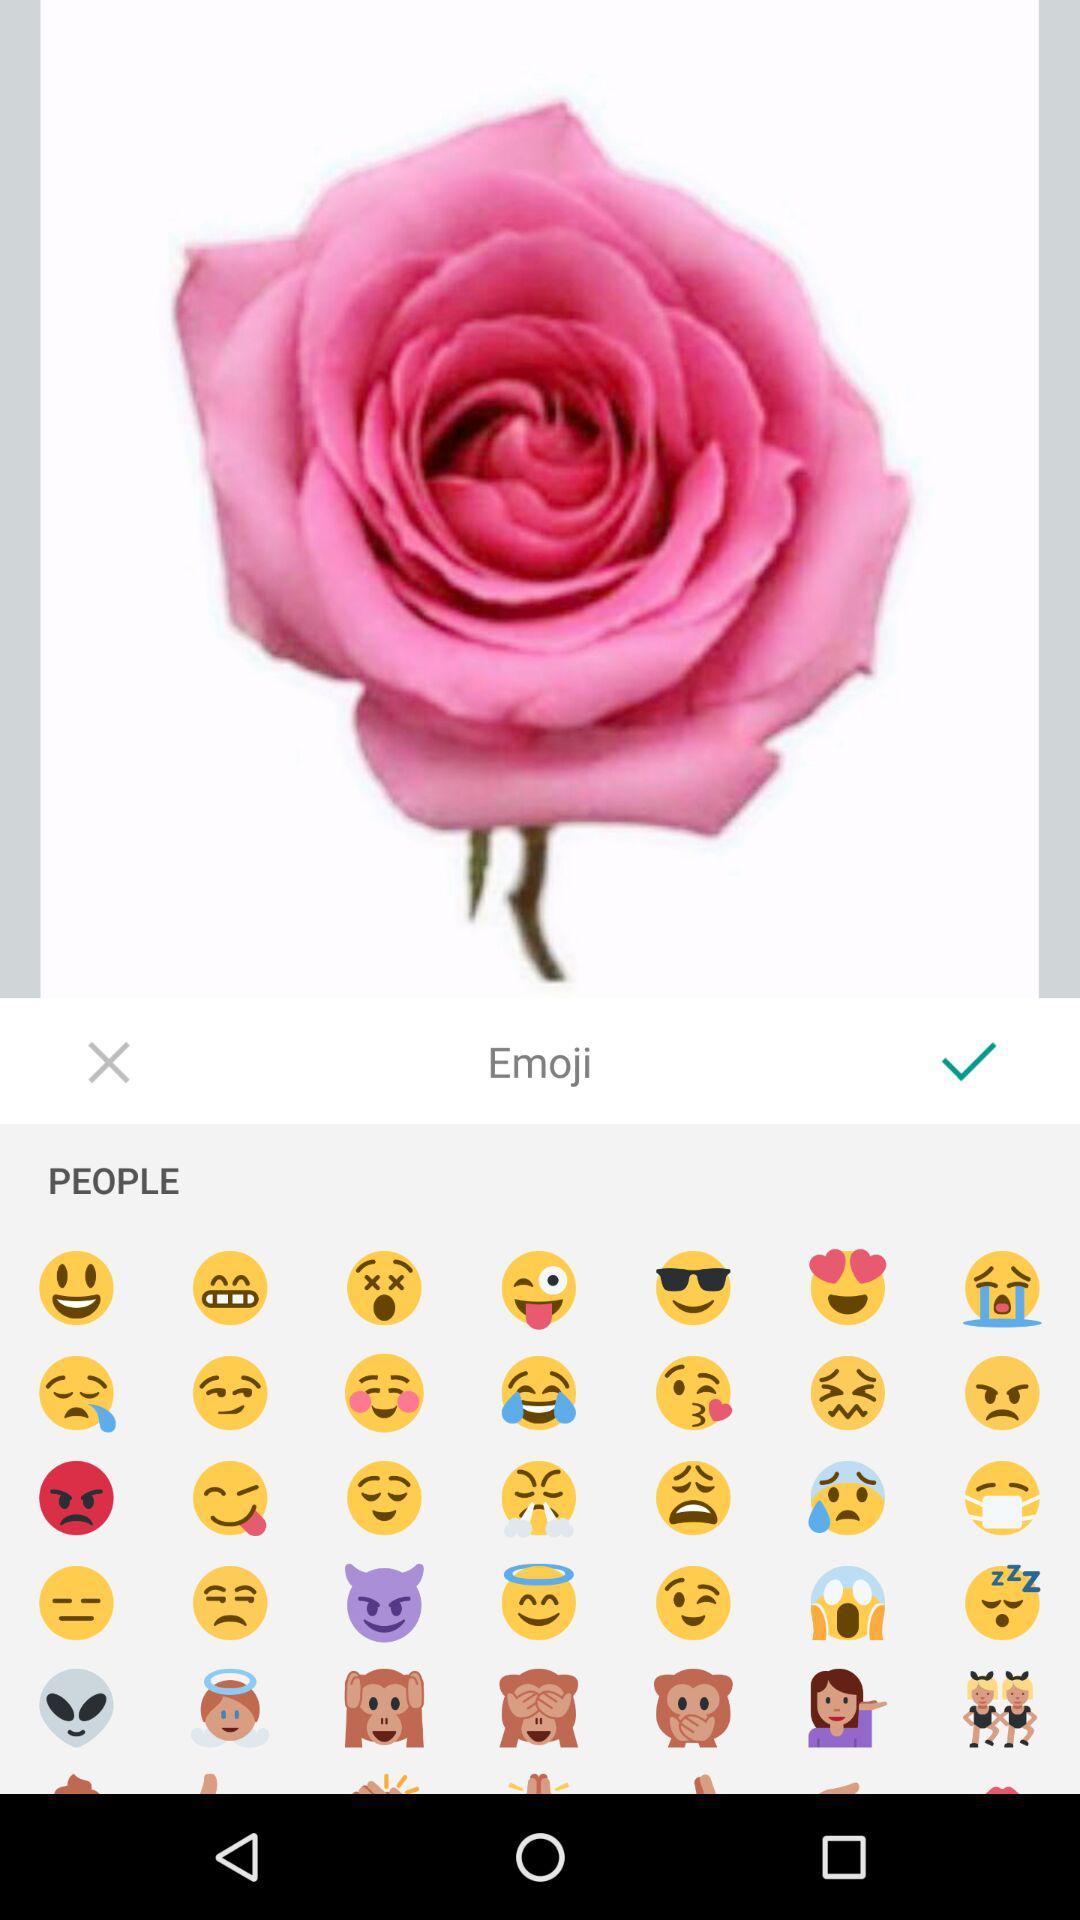  What do you see at coordinates (75, 1288) in the screenshot?
I see `emoji` at bounding box center [75, 1288].